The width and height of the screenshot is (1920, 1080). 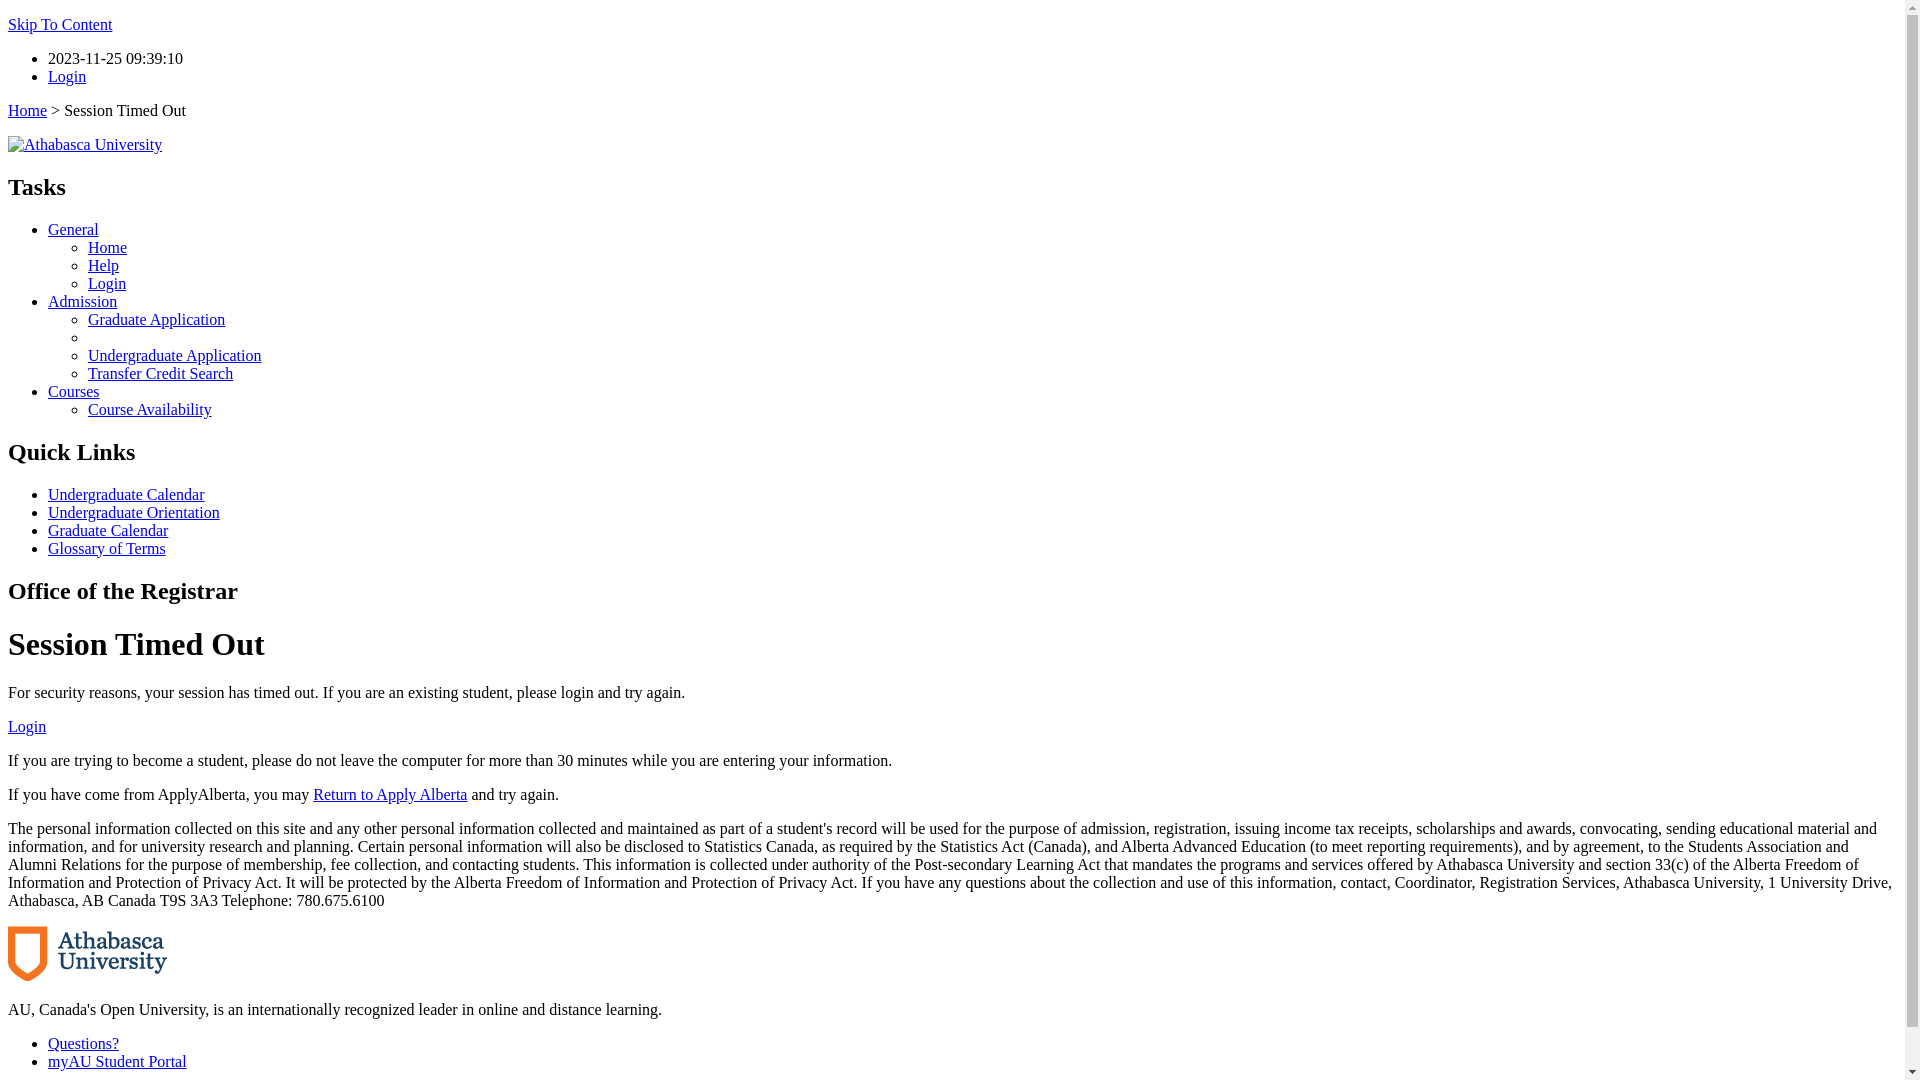 What do you see at coordinates (86, 318) in the screenshot?
I see `'Graduate Application'` at bounding box center [86, 318].